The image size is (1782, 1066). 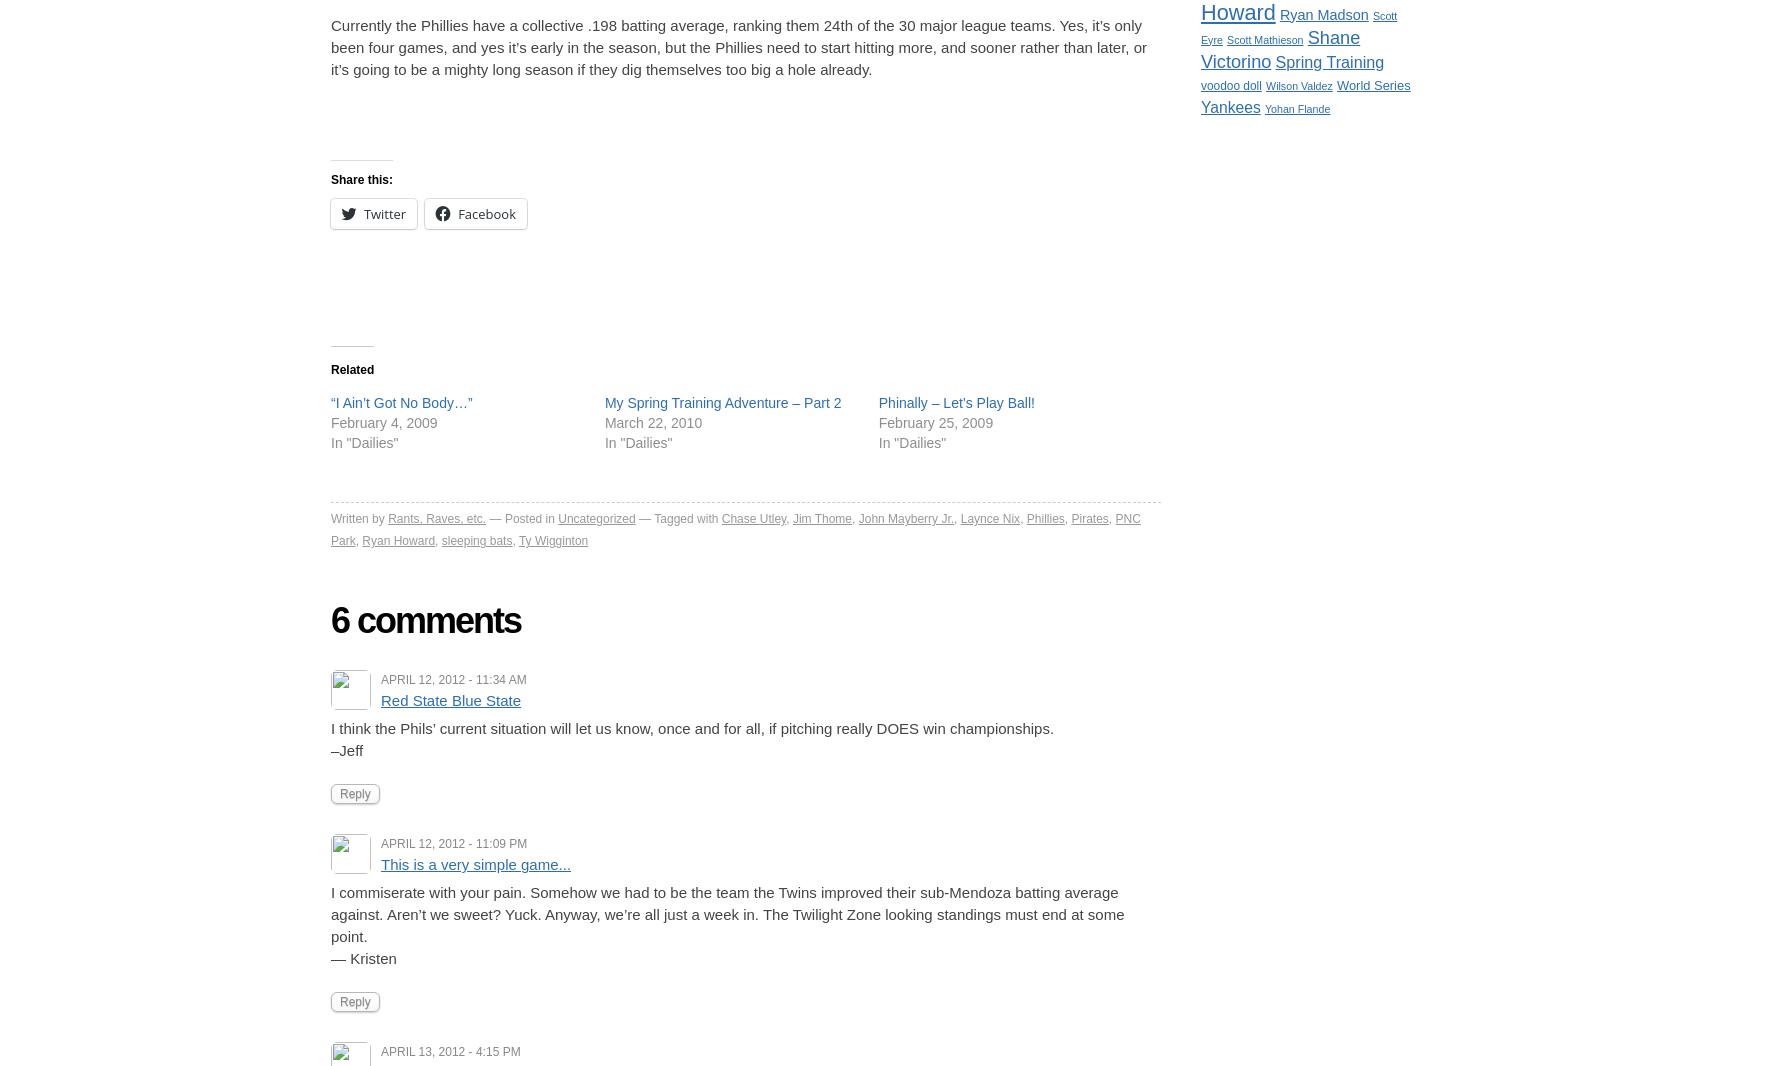 I want to click on 'April 12, 2012 - 11:34 am', so click(x=452, y=679).